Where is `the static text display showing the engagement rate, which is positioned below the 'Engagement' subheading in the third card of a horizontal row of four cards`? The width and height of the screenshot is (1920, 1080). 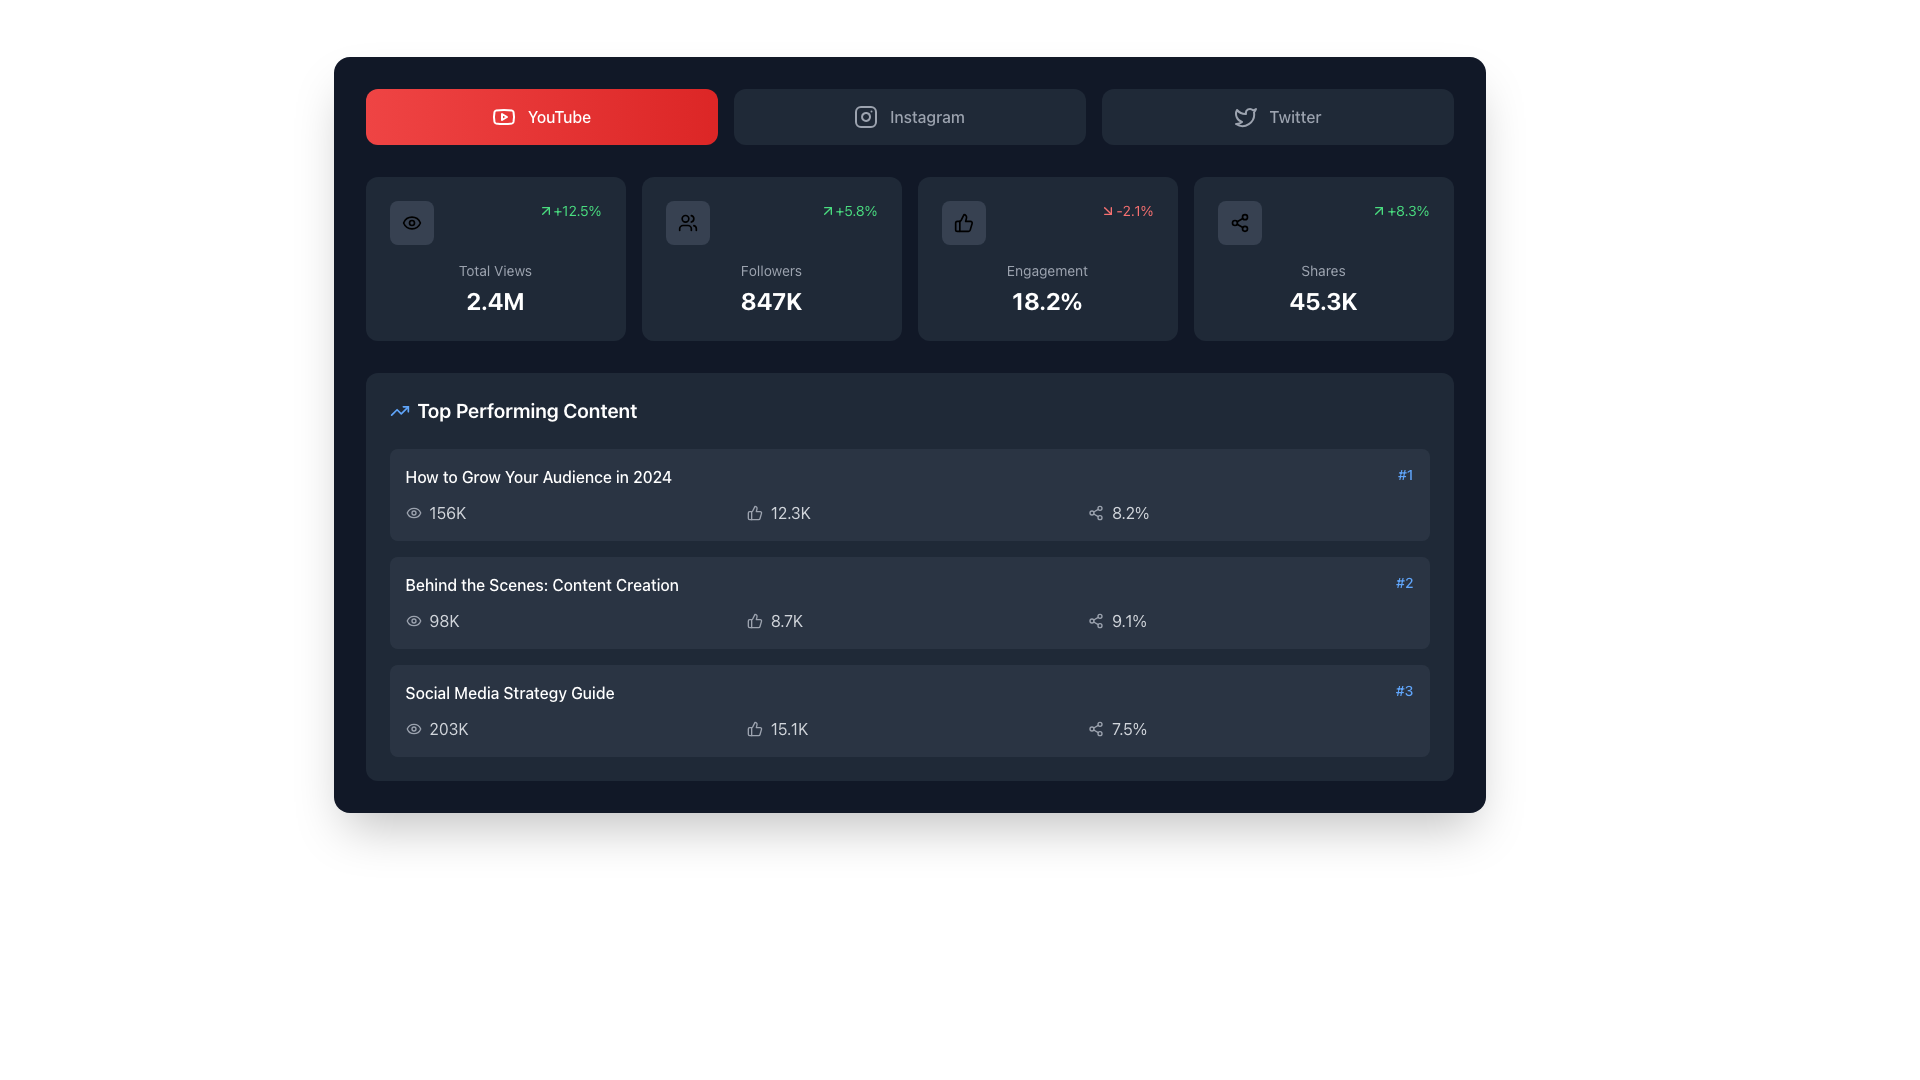
the static text display showing the engagement rate, which is positioned below the 'Engagement' subheading in the third card of a horizontal row of four cards is located at coordinates (1046, 300).